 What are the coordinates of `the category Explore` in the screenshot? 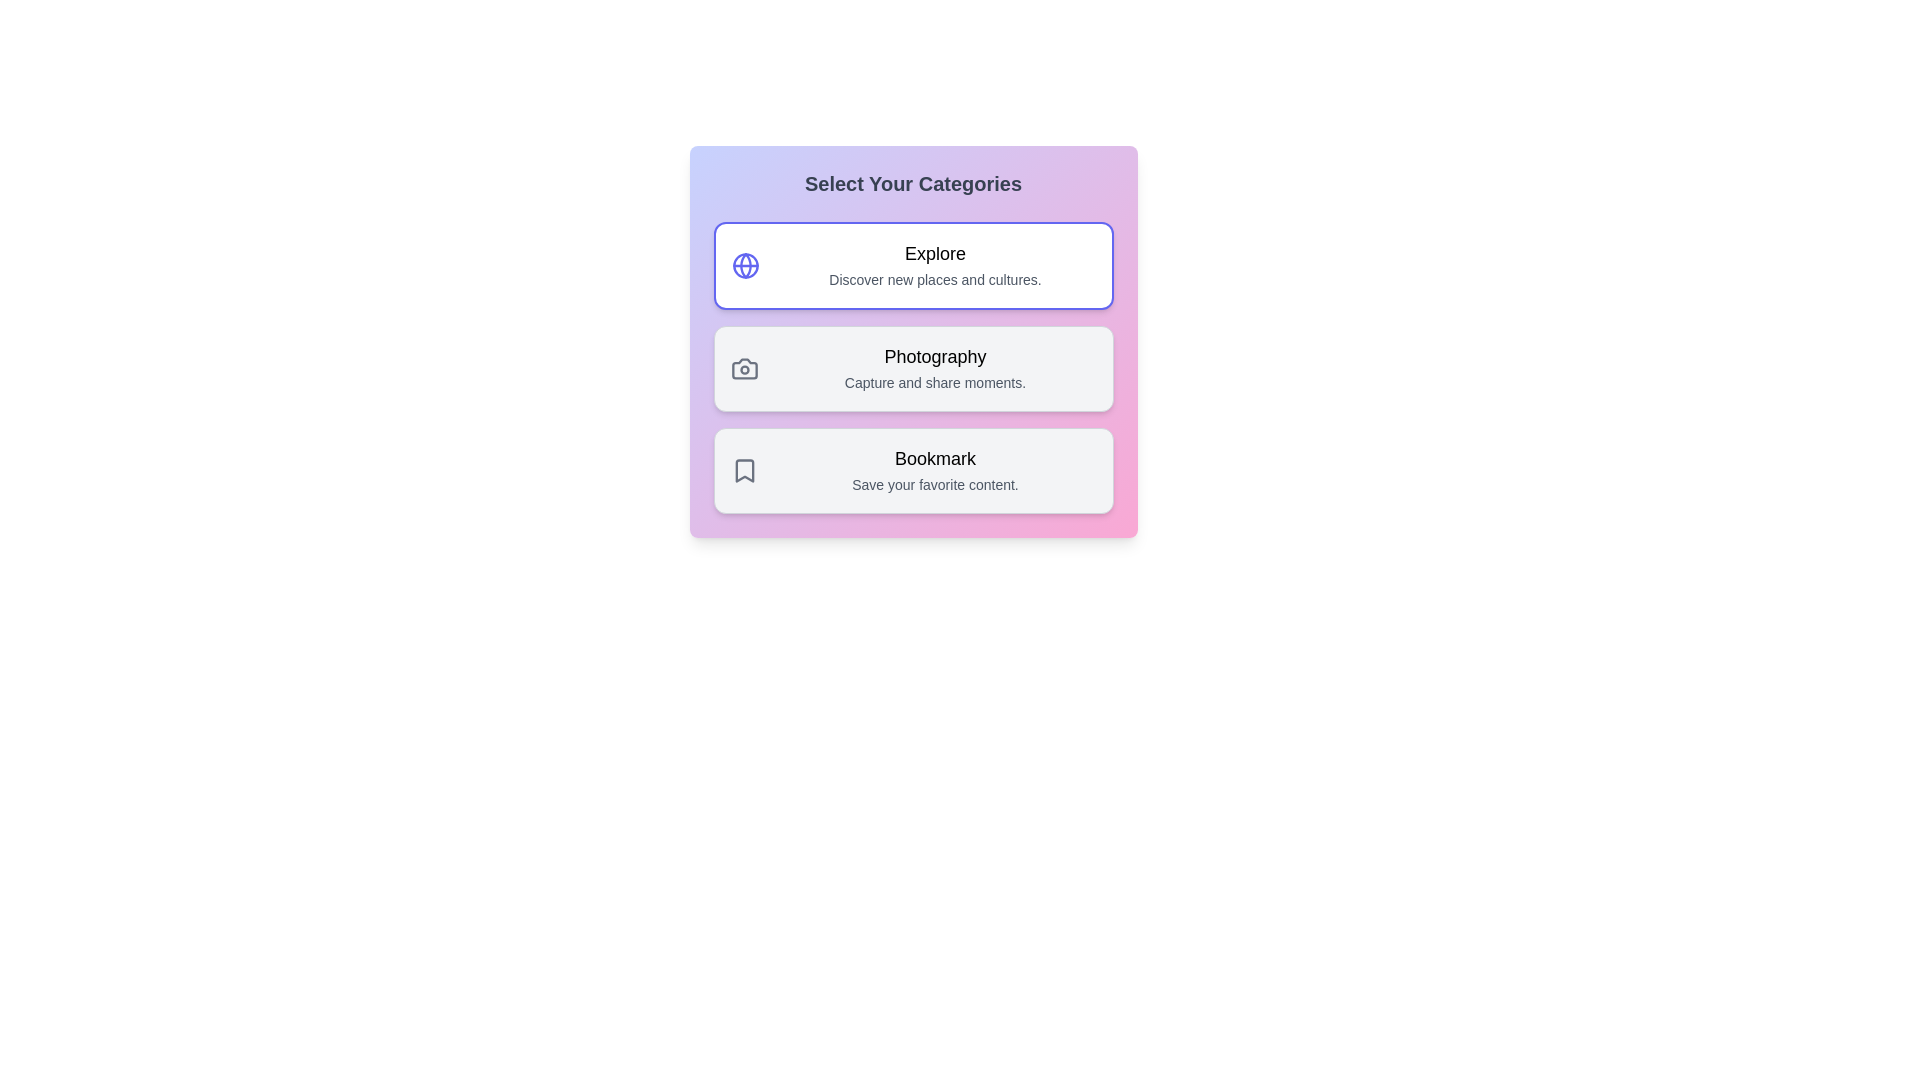 It's located at (912, 265).